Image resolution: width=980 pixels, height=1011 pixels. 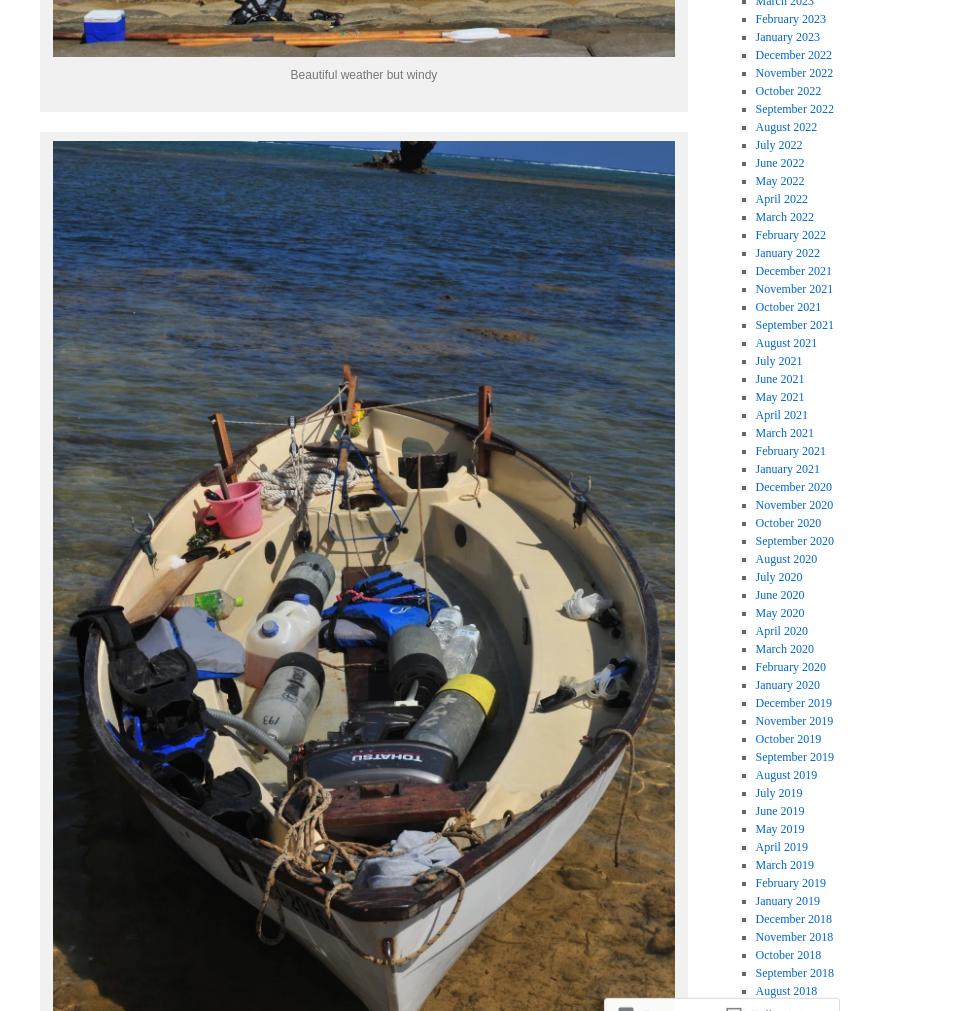 What do you see at coordinates (793, 971) in the screenshot?
I see `'September 2018'` at bounding box center [793, 971].